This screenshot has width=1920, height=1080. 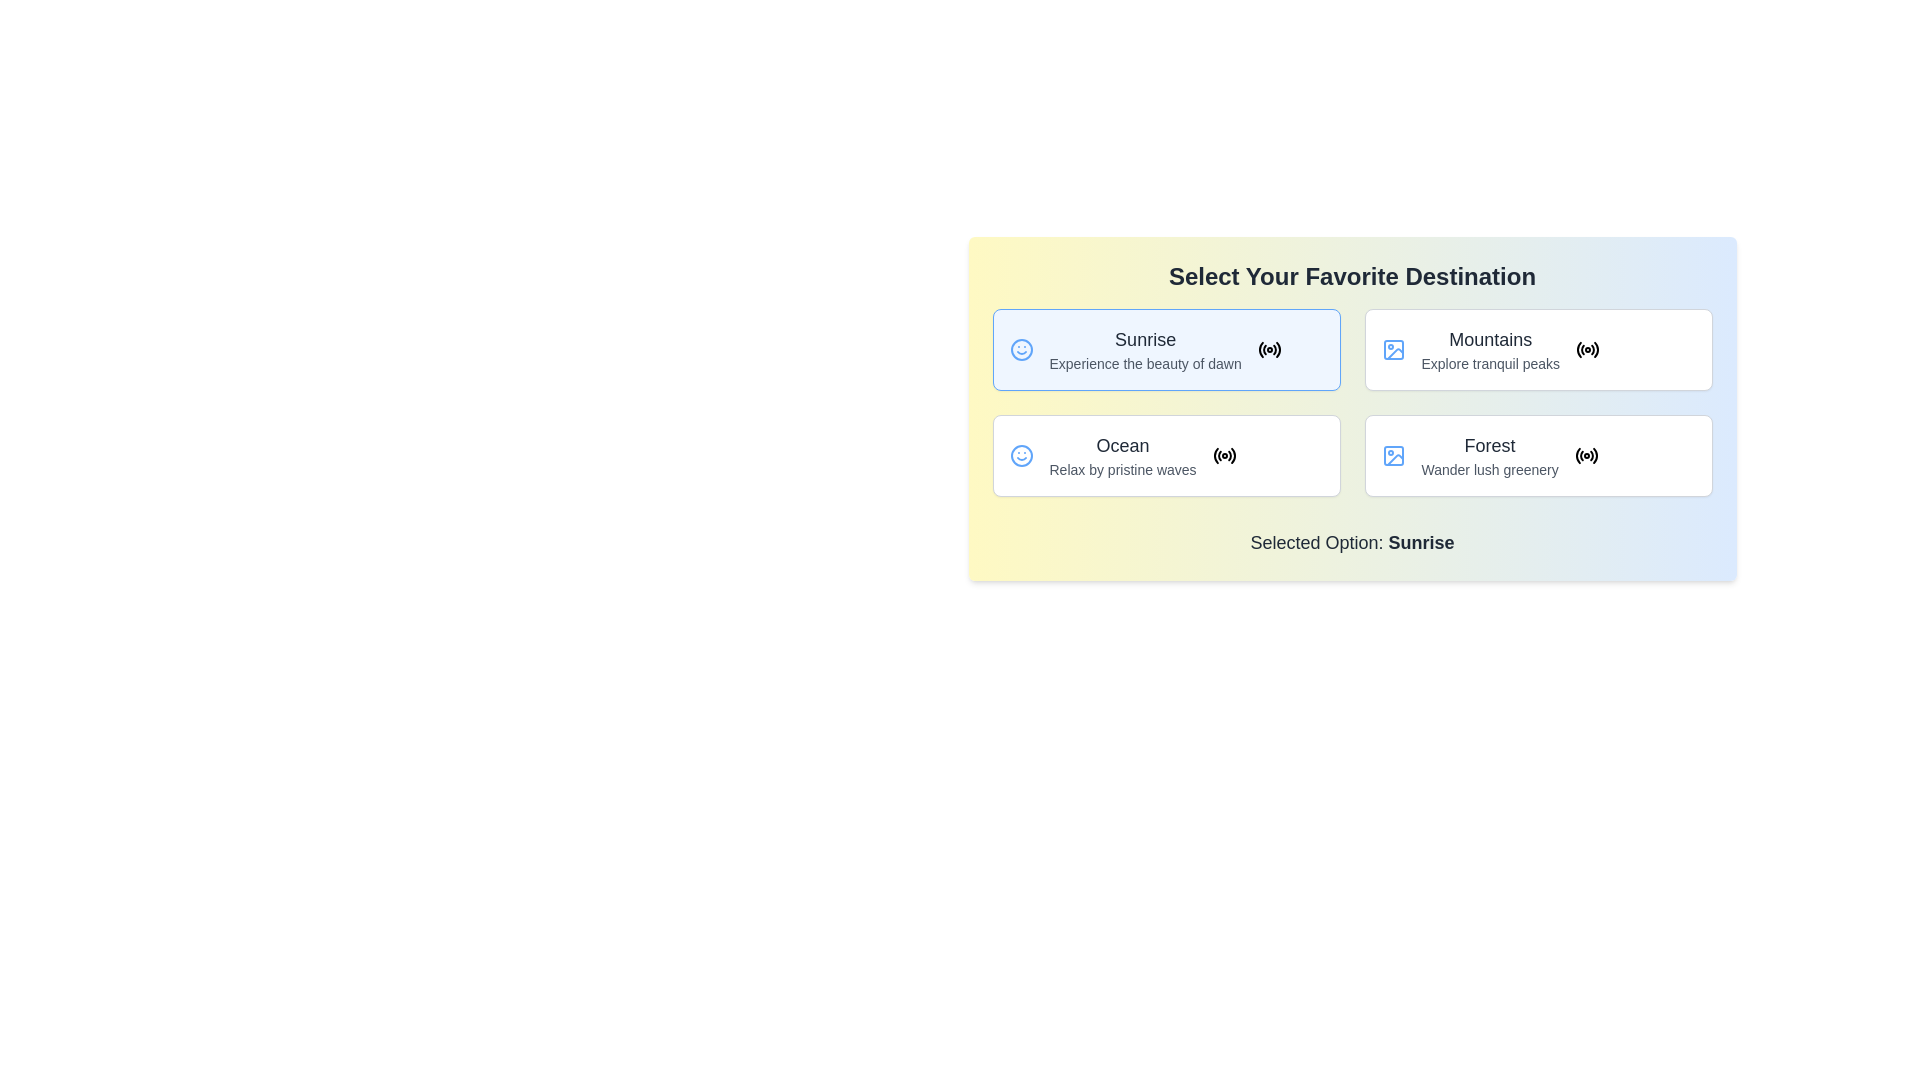 I want to click on the background rectangle of the 'Mountains' image icon in the selection UI, so click(x=1392, y=349).